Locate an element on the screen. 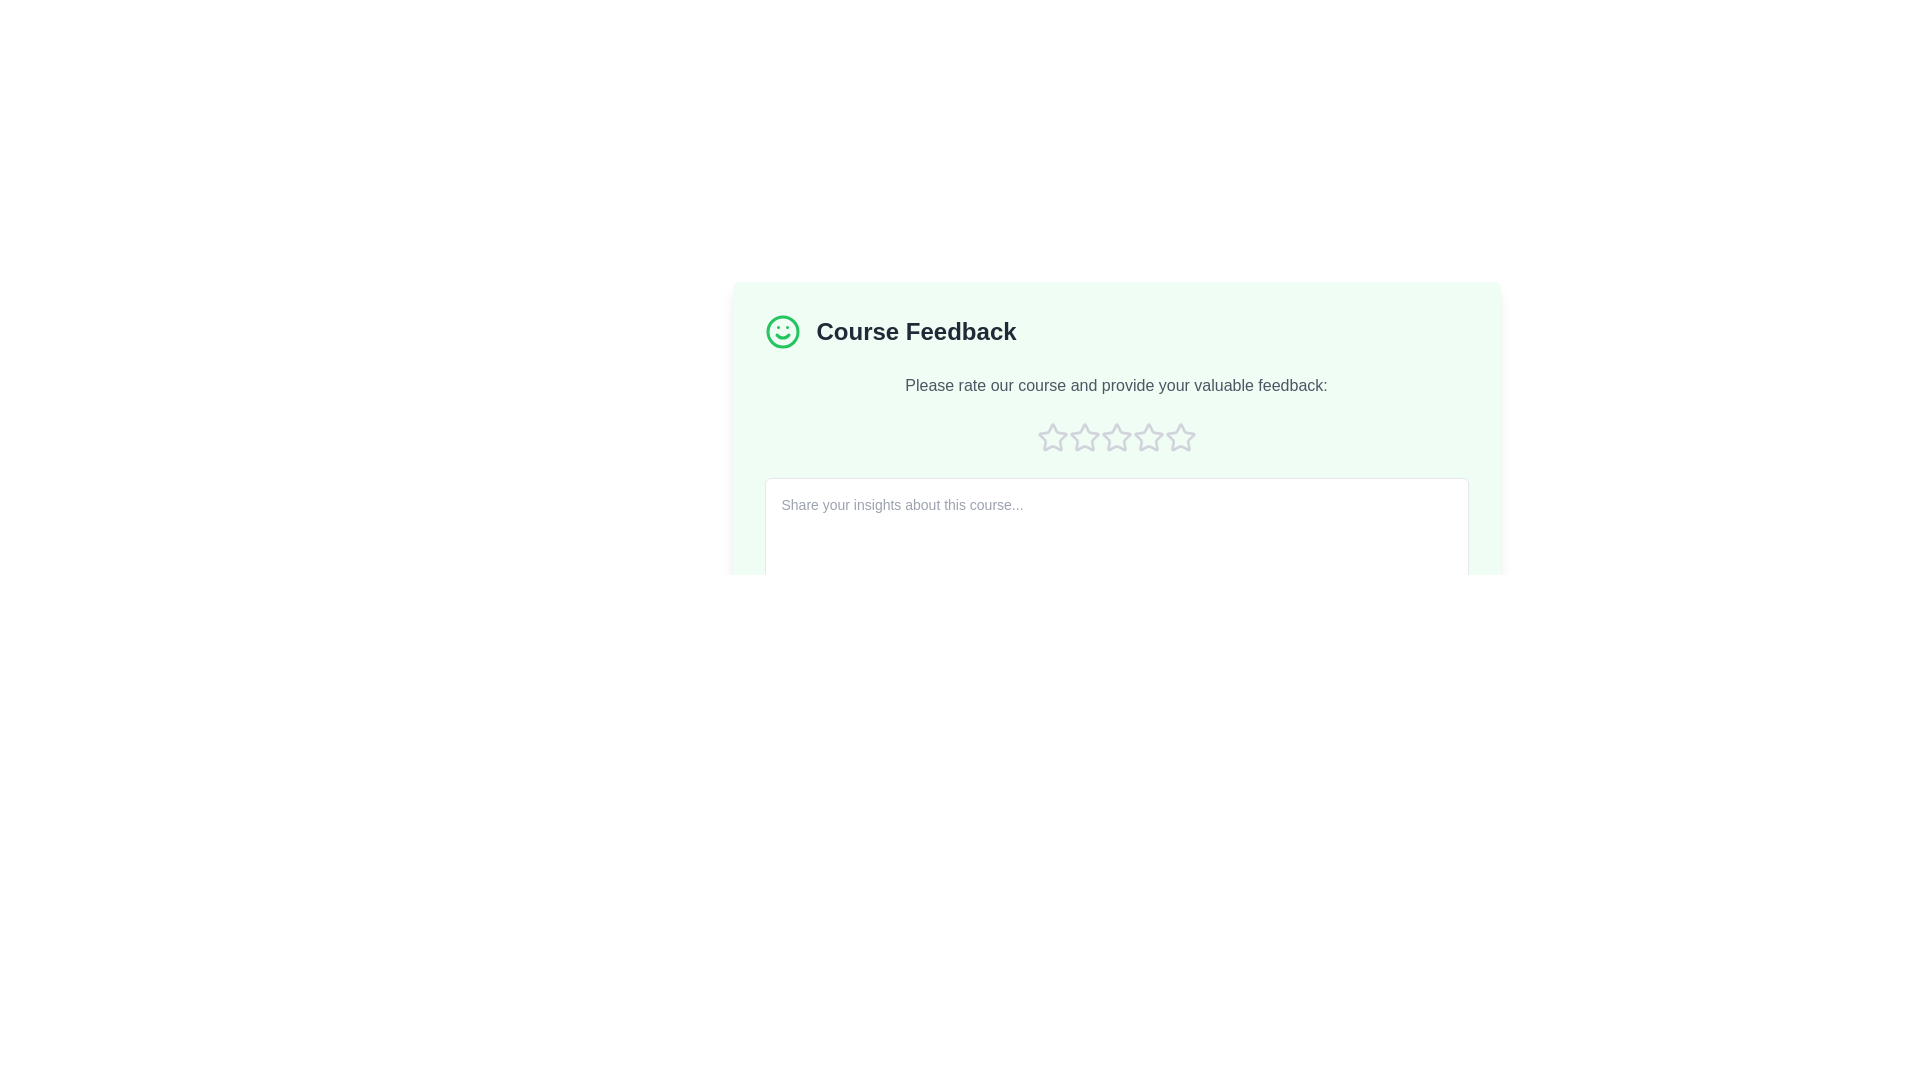  the fourth star icon in the horizontal star rating system is located at coordinates (1115, 437).